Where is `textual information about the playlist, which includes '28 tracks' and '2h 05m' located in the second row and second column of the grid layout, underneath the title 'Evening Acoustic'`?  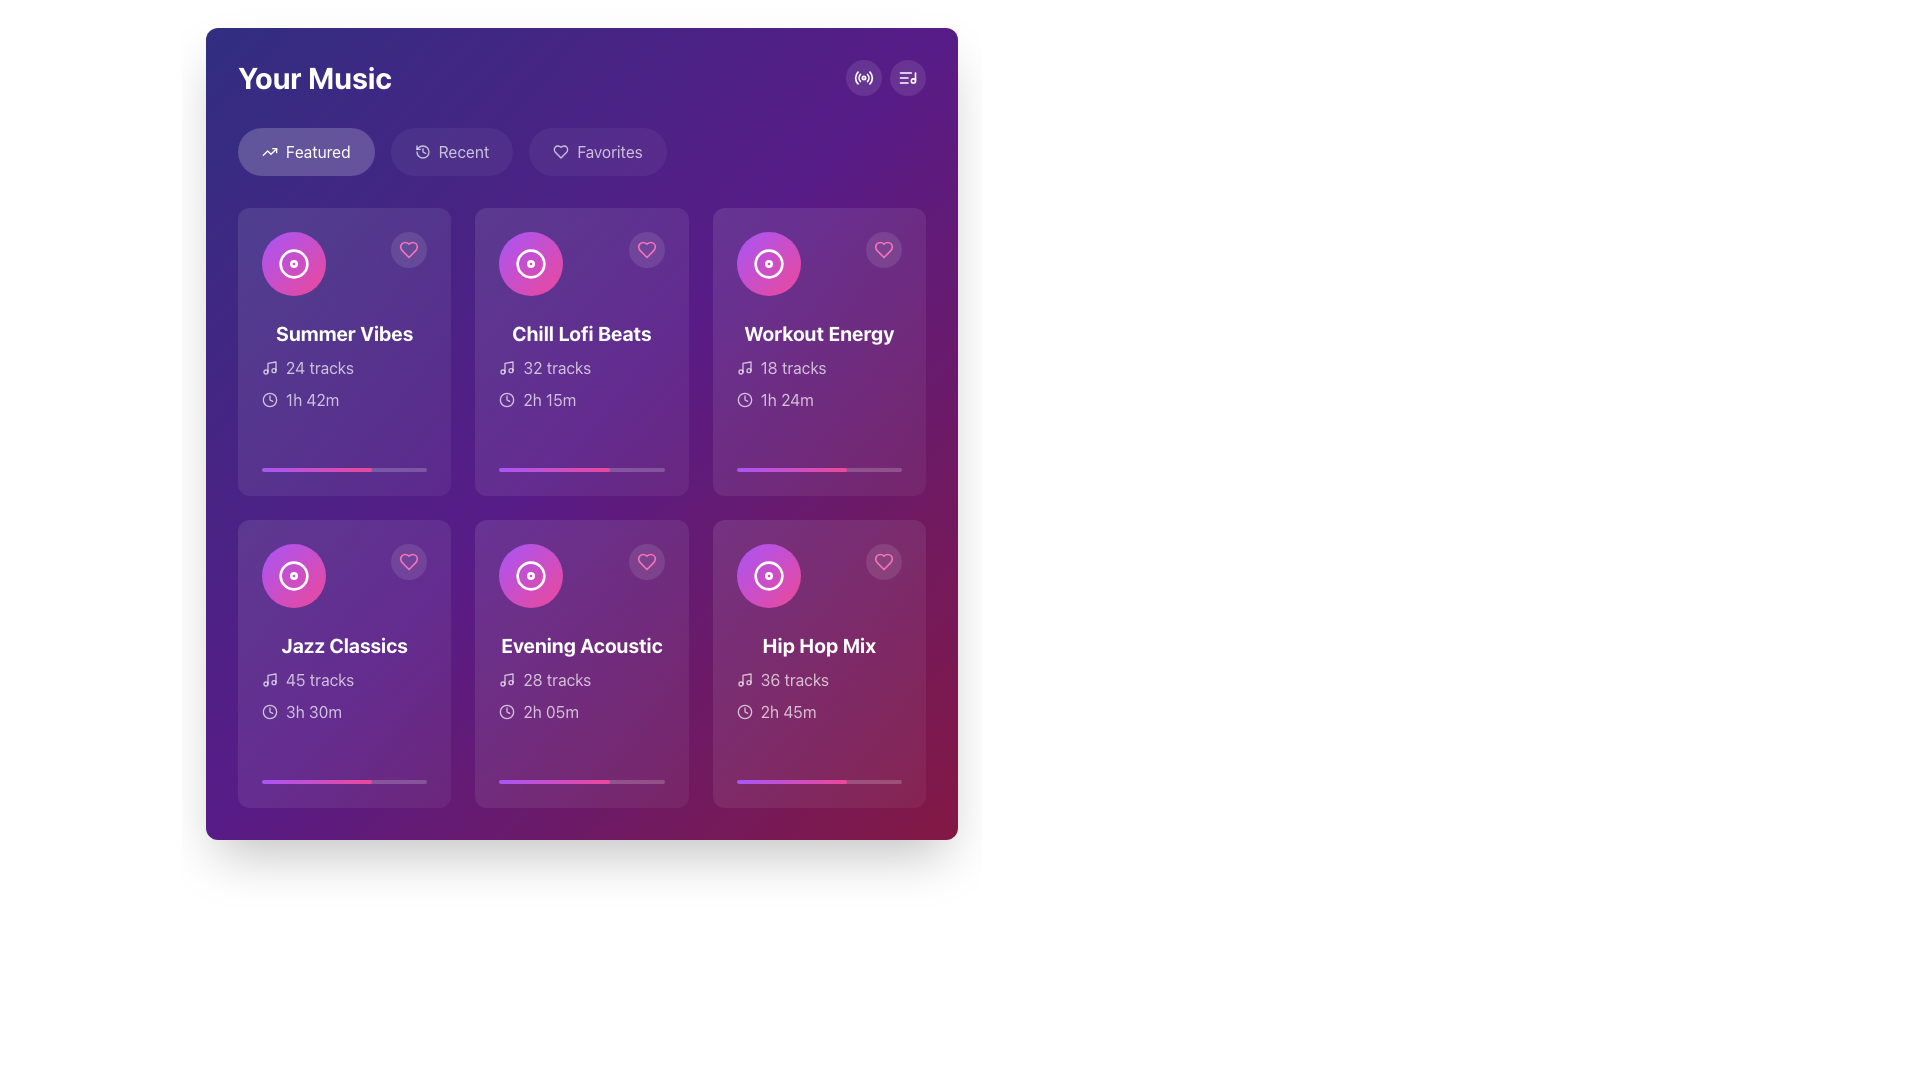
textual information about the playlist, which includes '28 tracks' and '2h 05m' located in the second row and second column of the grid layout, underneath the title 'Evening Acoustic' is located at coordinates (580, 694).